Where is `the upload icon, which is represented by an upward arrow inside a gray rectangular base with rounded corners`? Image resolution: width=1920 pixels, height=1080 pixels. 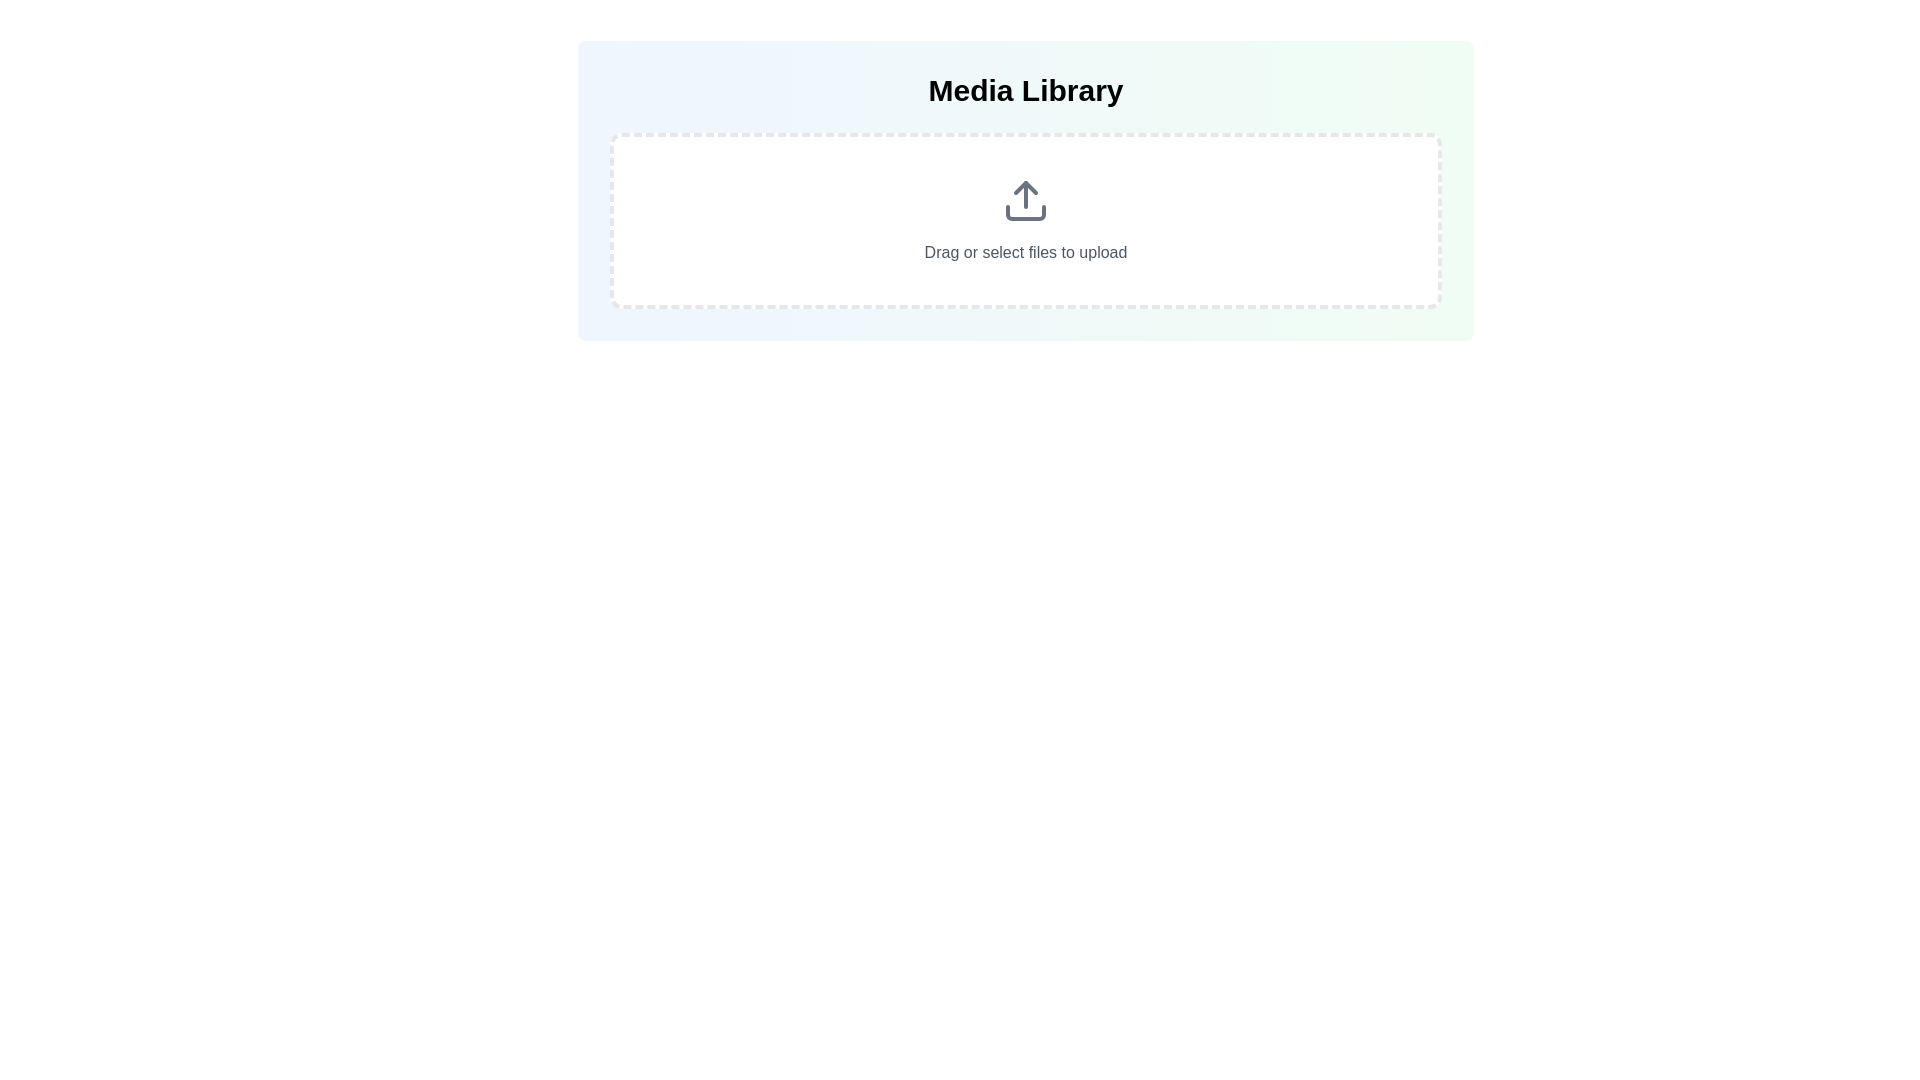 the upload icon, which is represented by an upward arrow inside a gray rectangular base with rounded corners is located at coordinates (1026, 200).